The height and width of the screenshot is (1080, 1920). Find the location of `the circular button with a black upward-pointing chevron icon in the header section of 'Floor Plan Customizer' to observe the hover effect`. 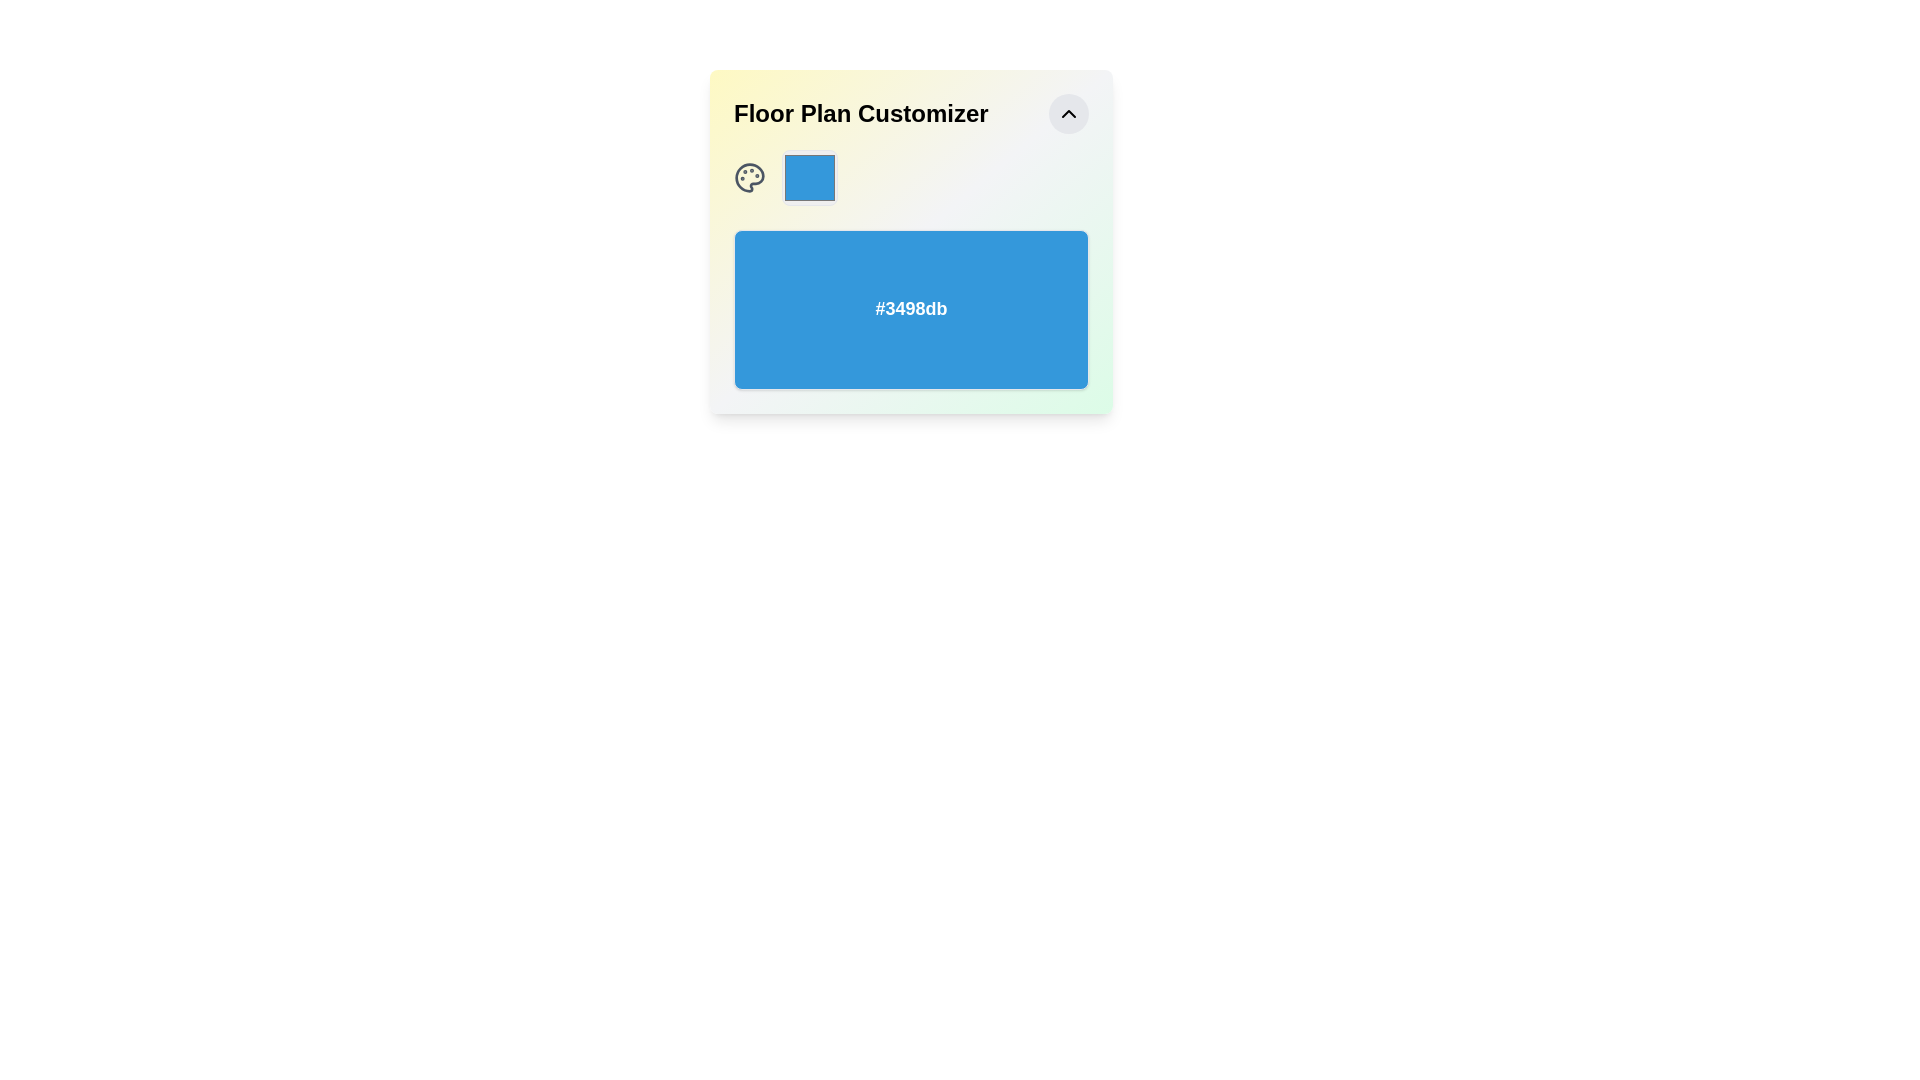

the circular button with a black upward-pointing chevron icon in the header section of 'Floor Plan Customizer' to observe the hover effect is located at coordinates (1068, 114).